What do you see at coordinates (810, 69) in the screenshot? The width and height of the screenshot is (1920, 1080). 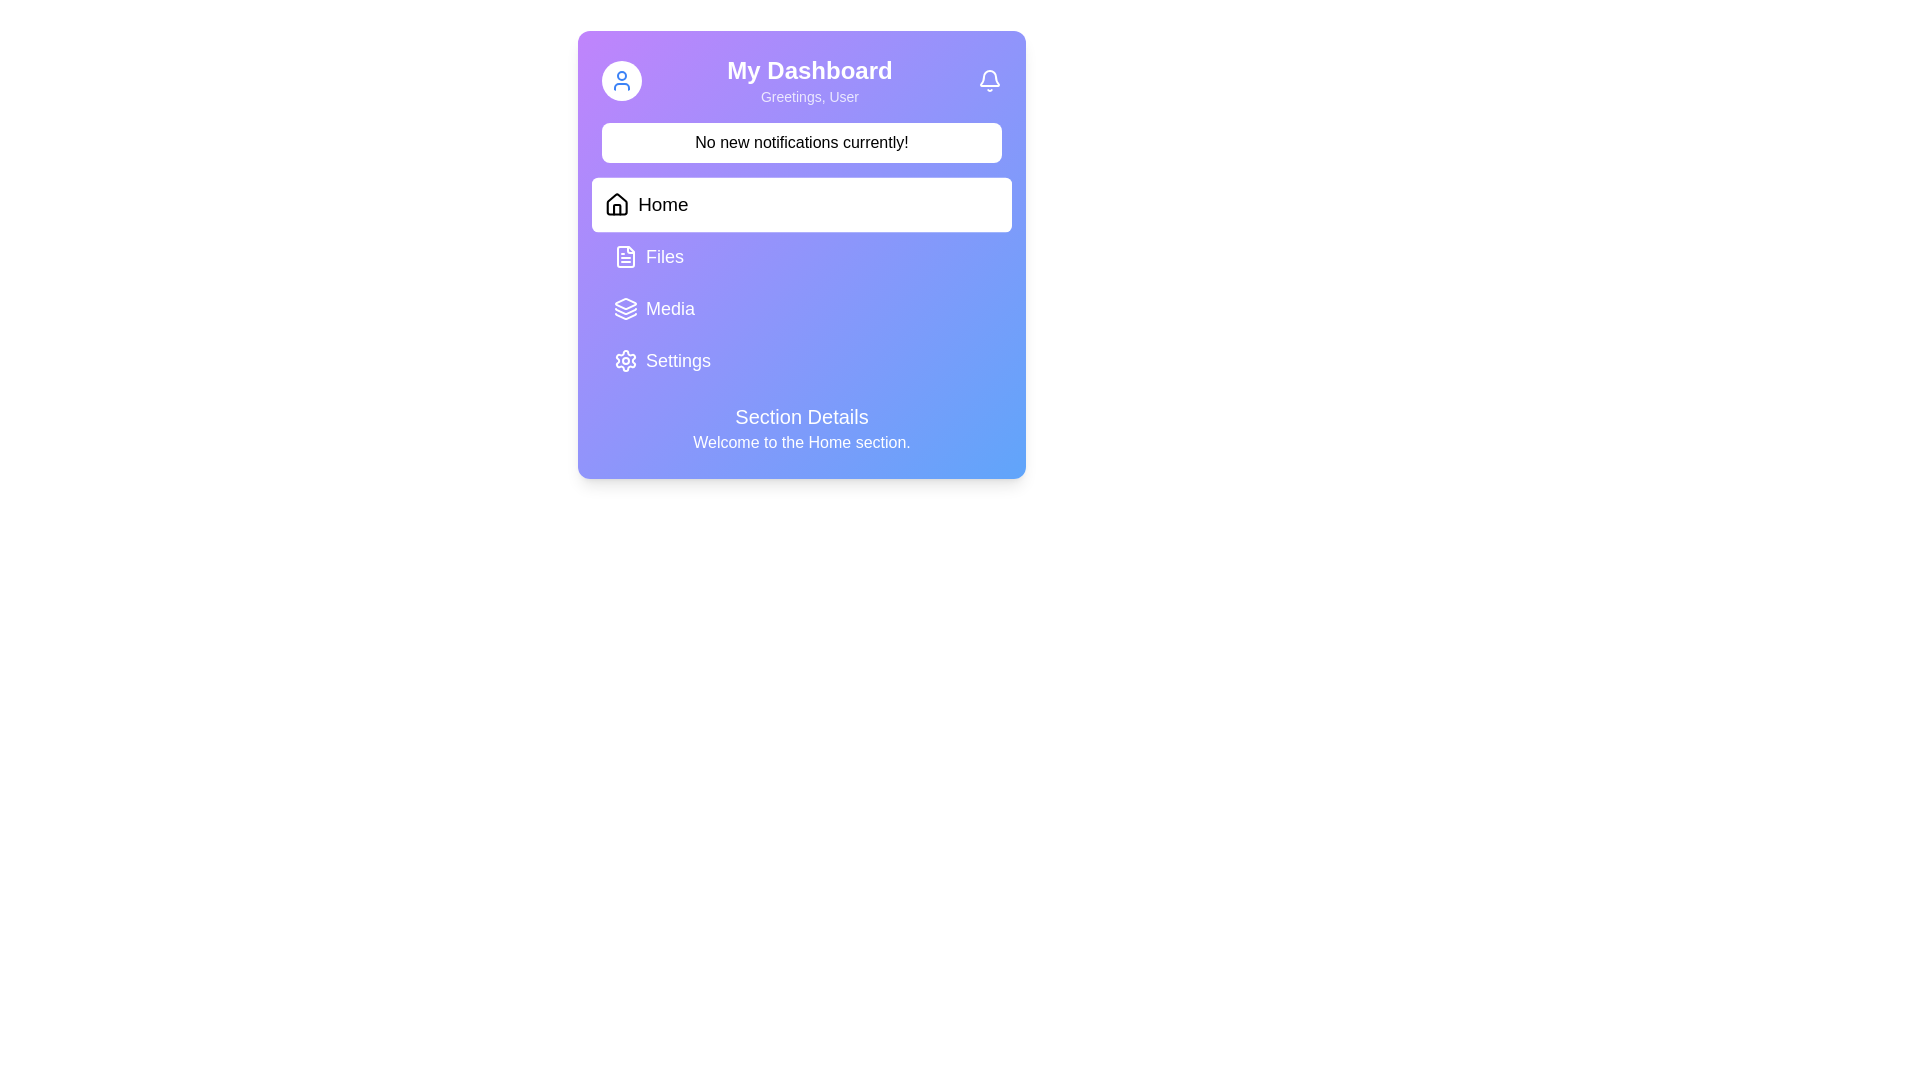 I see `the header text labeled 'My Dashboard' which is displayed in white color on a gradient background transitioning from purple to blue, located at the top section of a card interface` at bounding box center [810, 69].